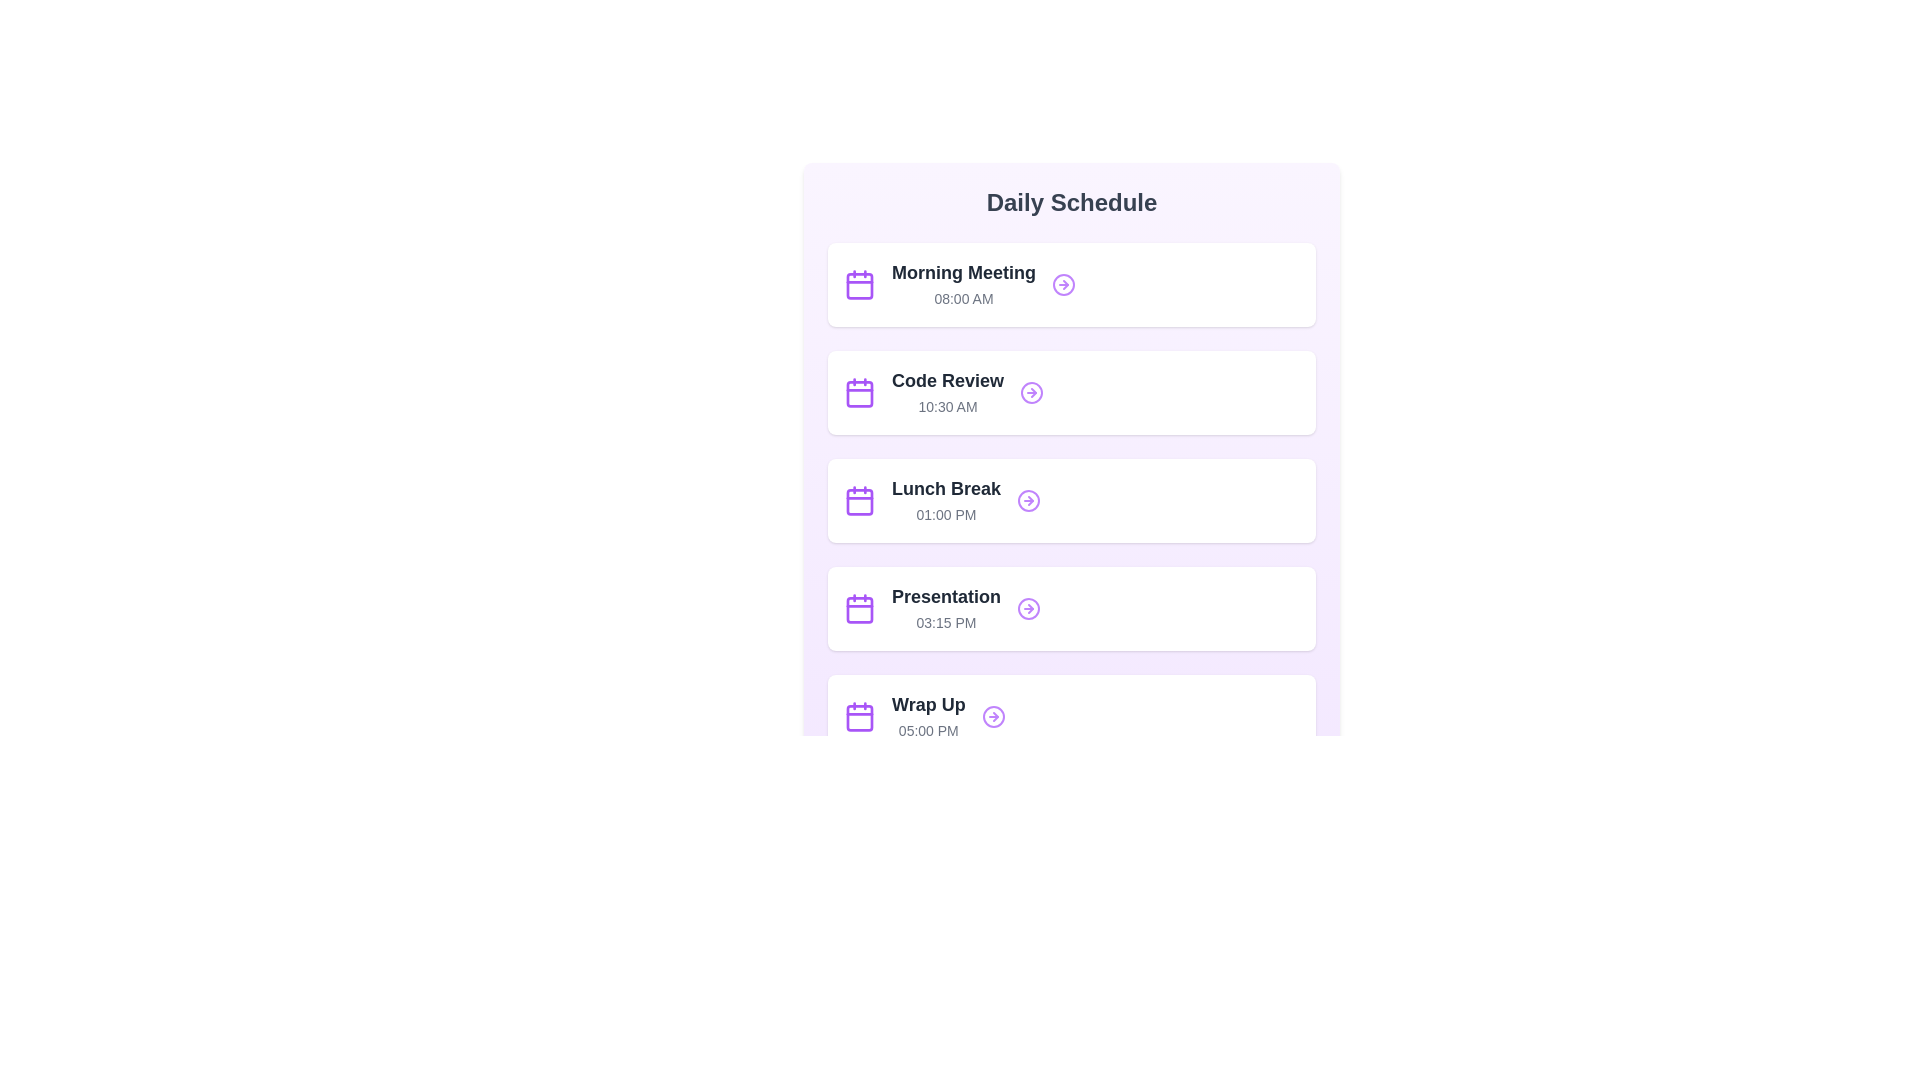 The image size is (1920, 1080). I want to click on the 'Presentation' card, which is the fourth item in a vertical list of schedule entries, so click(1070, 608).